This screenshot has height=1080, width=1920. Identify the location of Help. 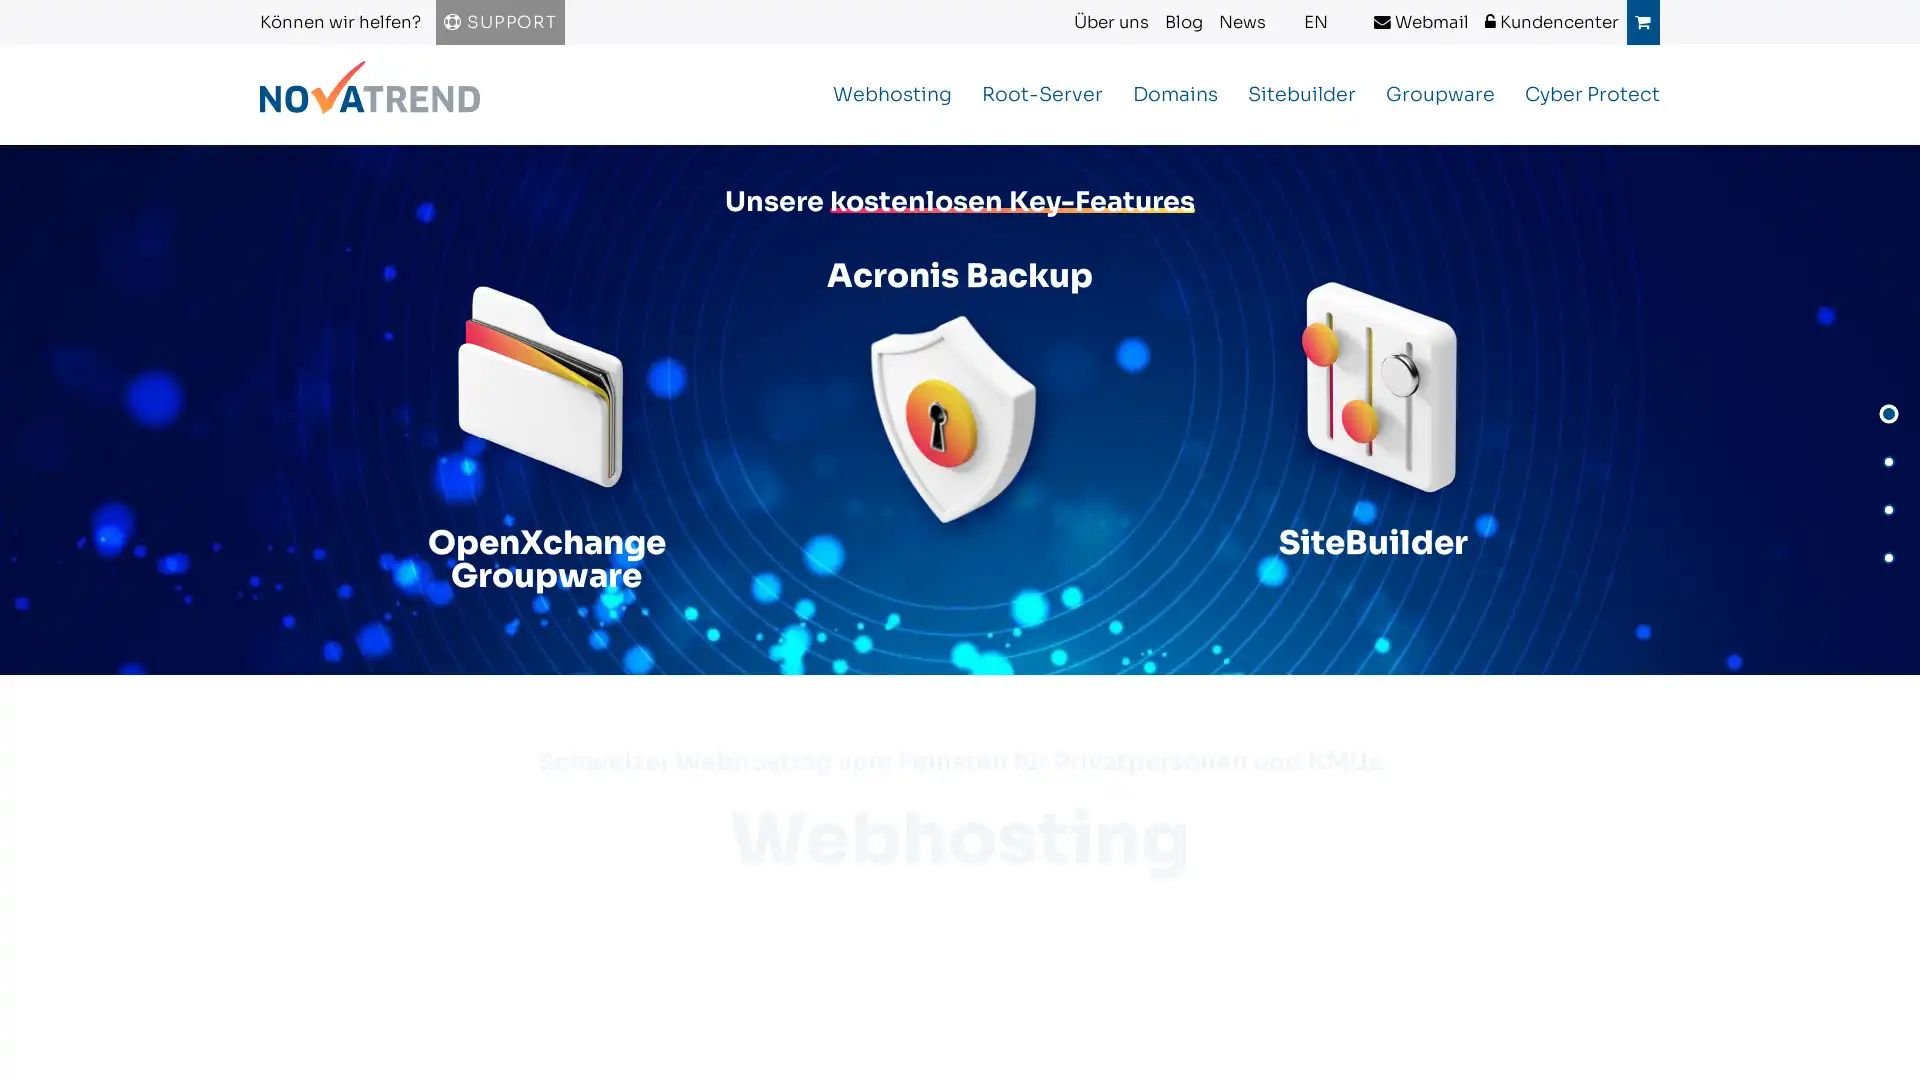
(59, 1036).